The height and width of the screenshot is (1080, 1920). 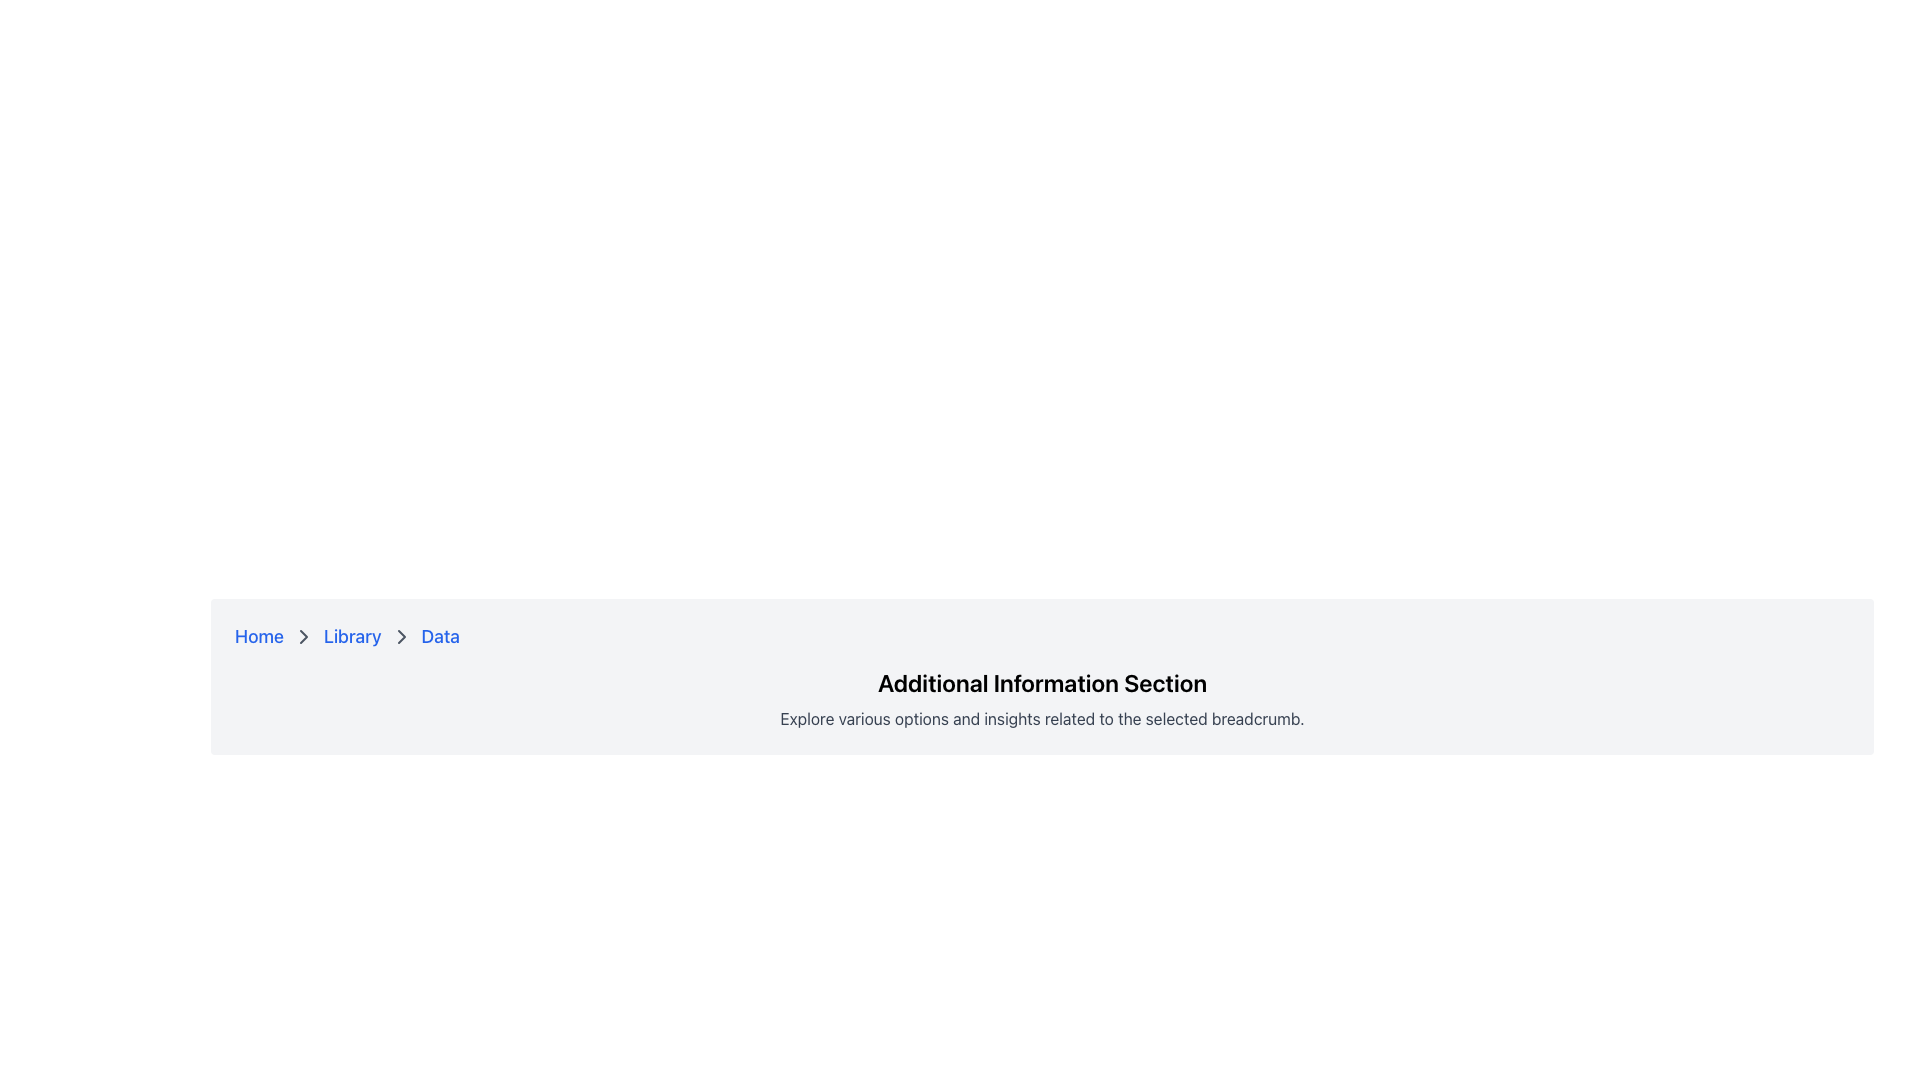 What do you see at coordinates (400, 636) in the screenshot?
I see `the right-facing chevron icon in the breadcrumb navigation between 'Library' and 'Data' if it has interactive functionality` at bounding box center [400, 636].